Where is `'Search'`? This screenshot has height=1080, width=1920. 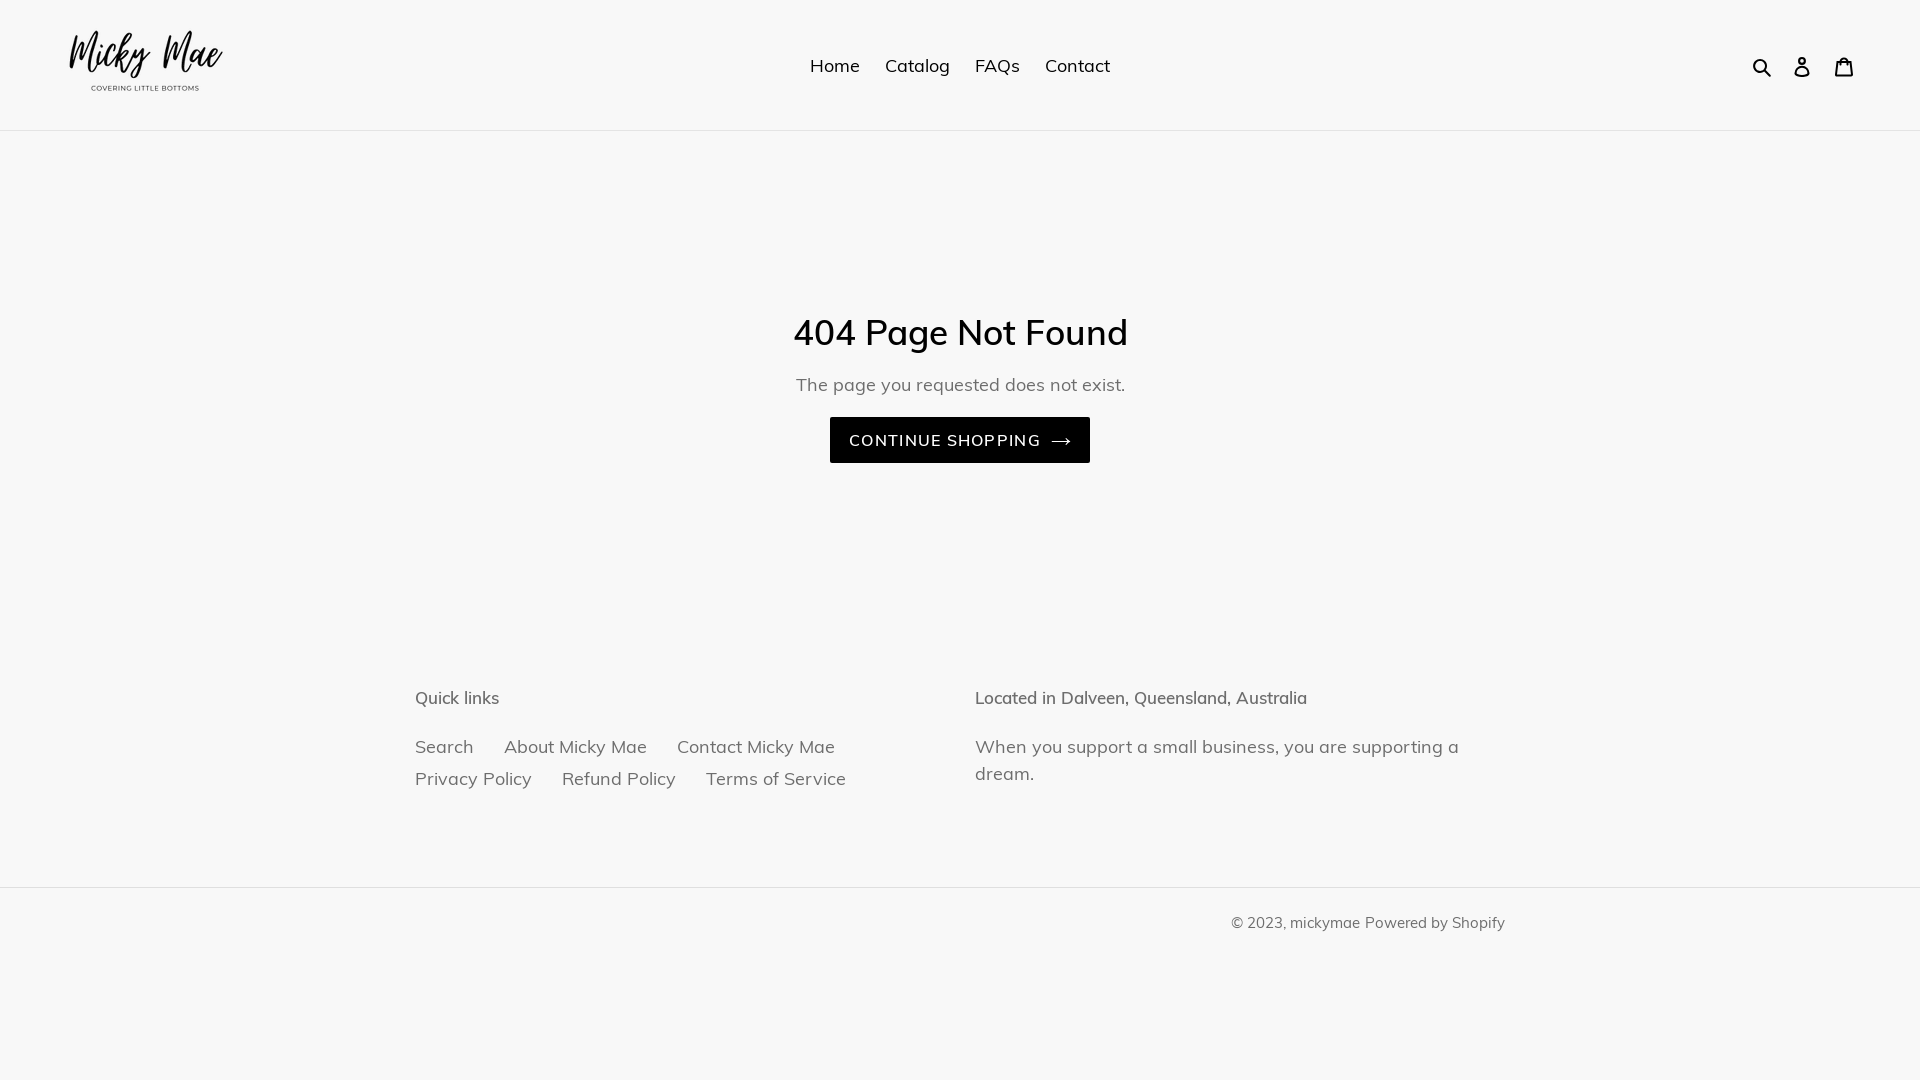 'Search' is located at coordinates (1745, 63).